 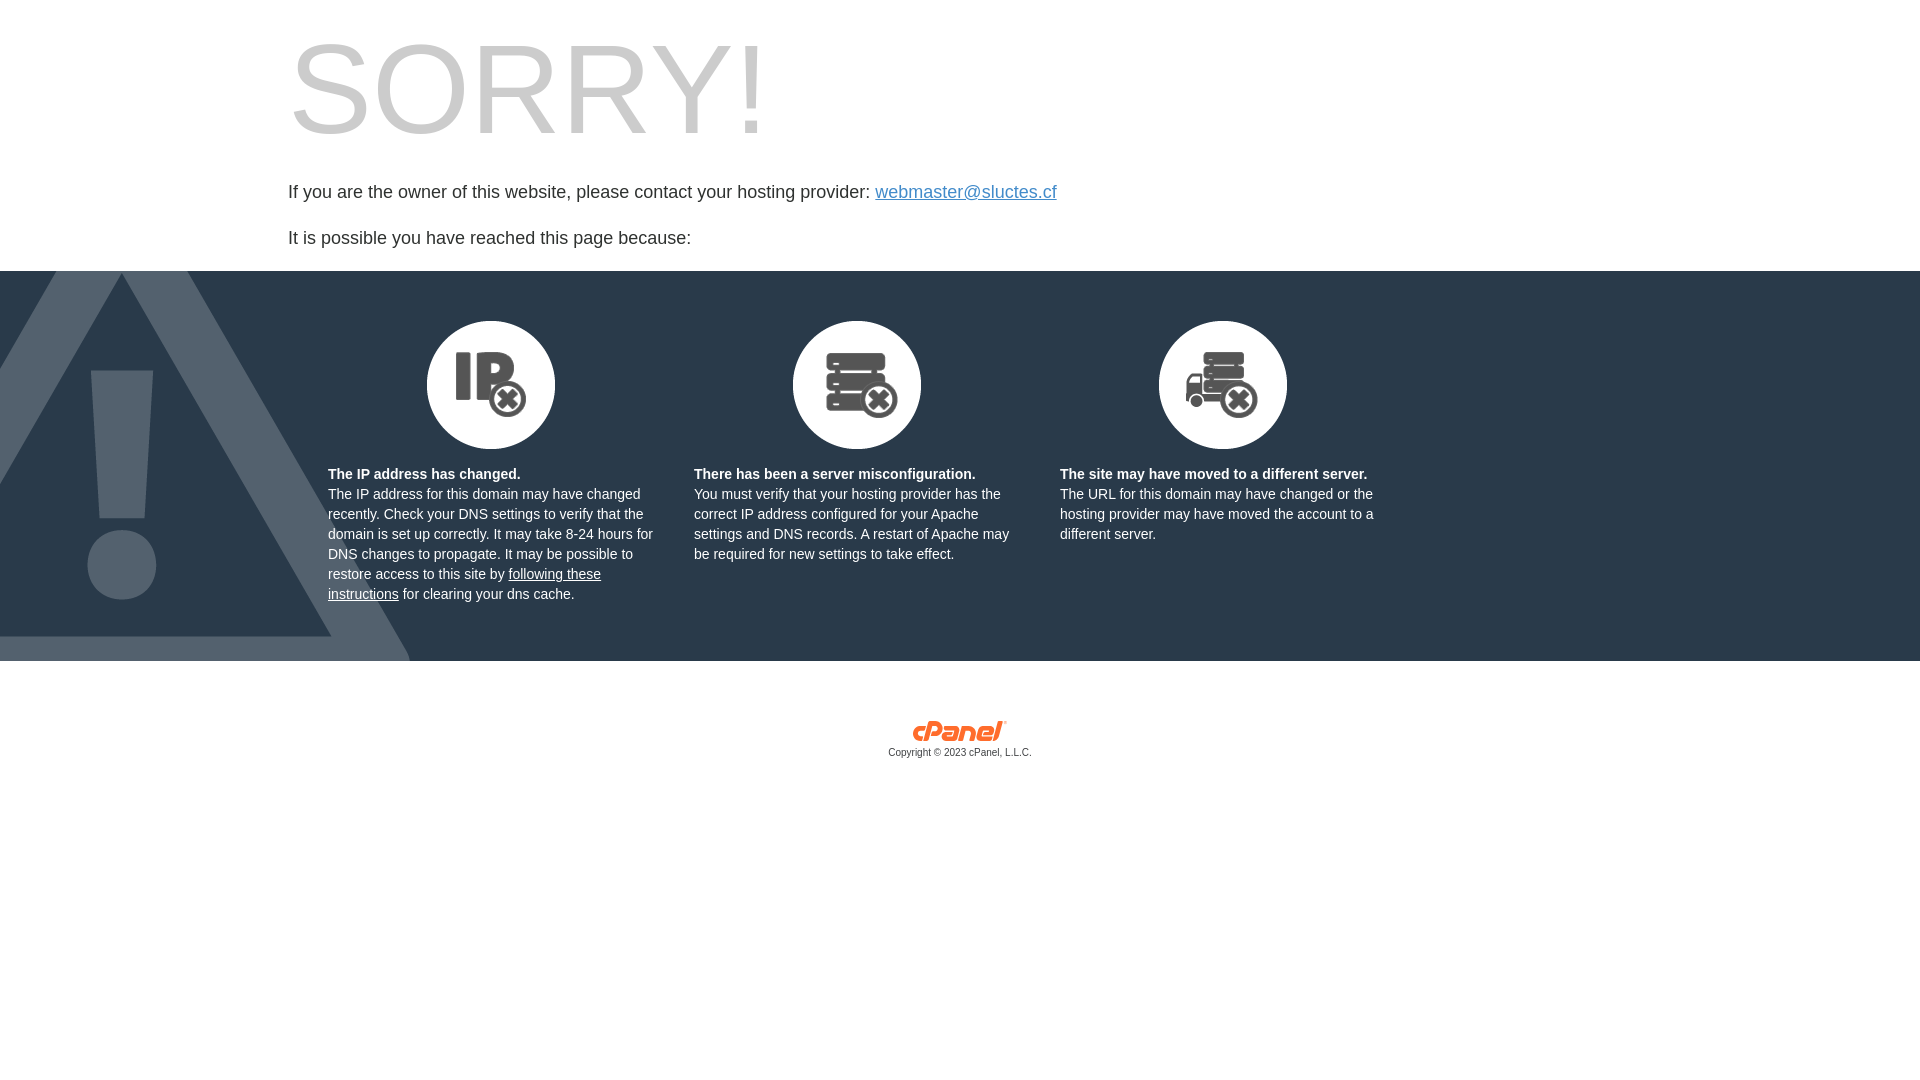 What do you see at coordinates (463, 583) in the screenshot?
I see `'following these instructions'` at bounding box center [463, 583].